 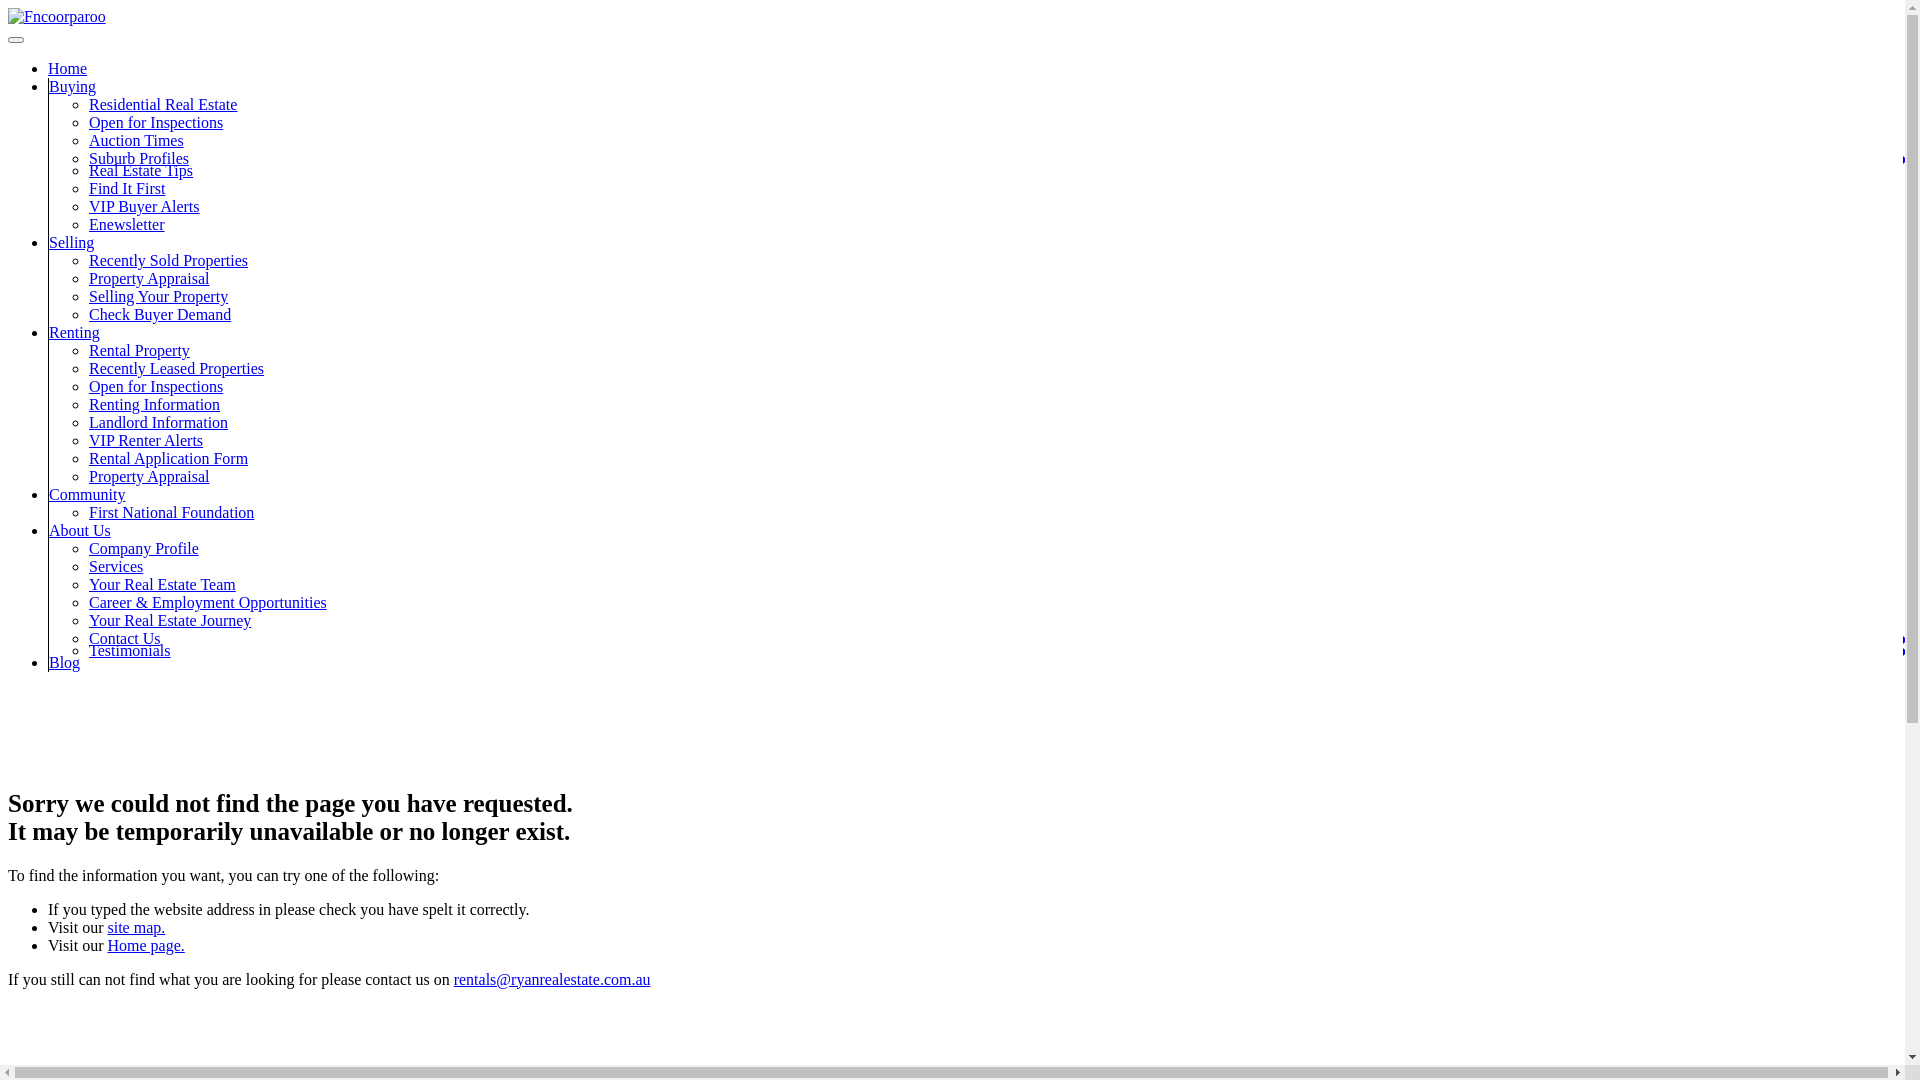 What do you see at coordinates (155, 386) in the screenshot?
I see `'Open for Inspections'` at bounding box center [155, 386].